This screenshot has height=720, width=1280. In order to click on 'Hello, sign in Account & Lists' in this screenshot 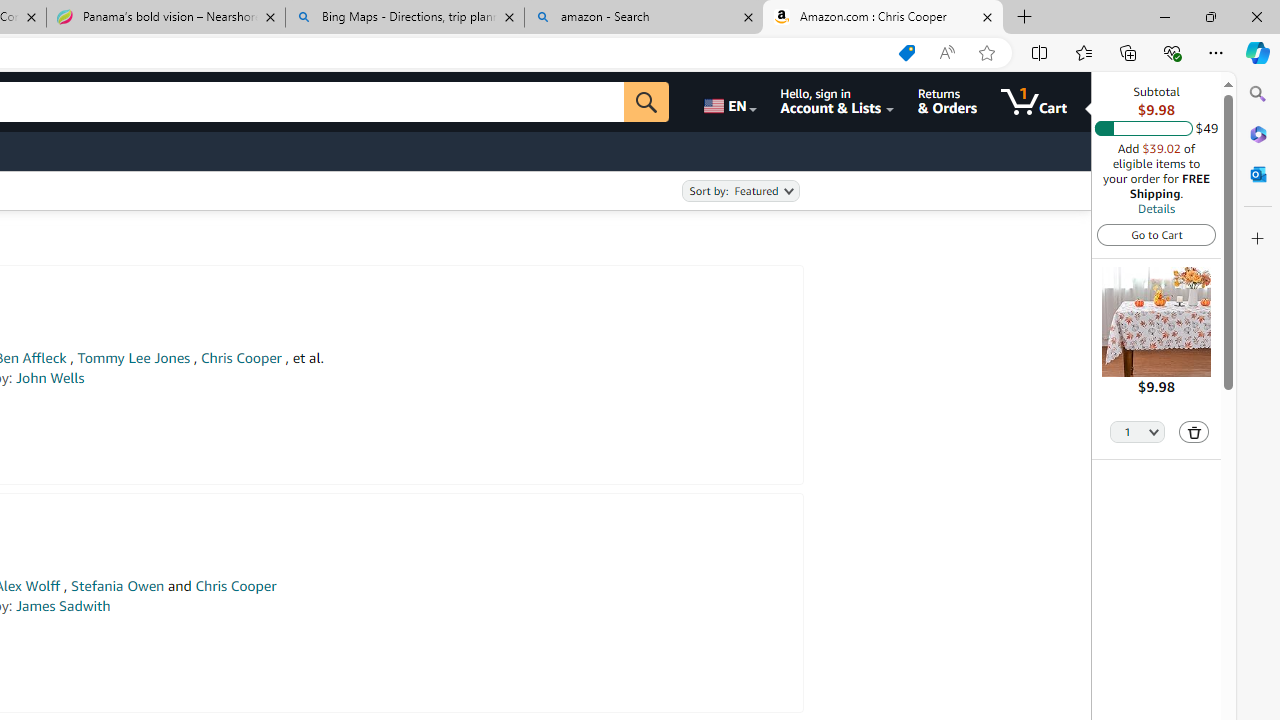, I will do `click(837, 101)`.